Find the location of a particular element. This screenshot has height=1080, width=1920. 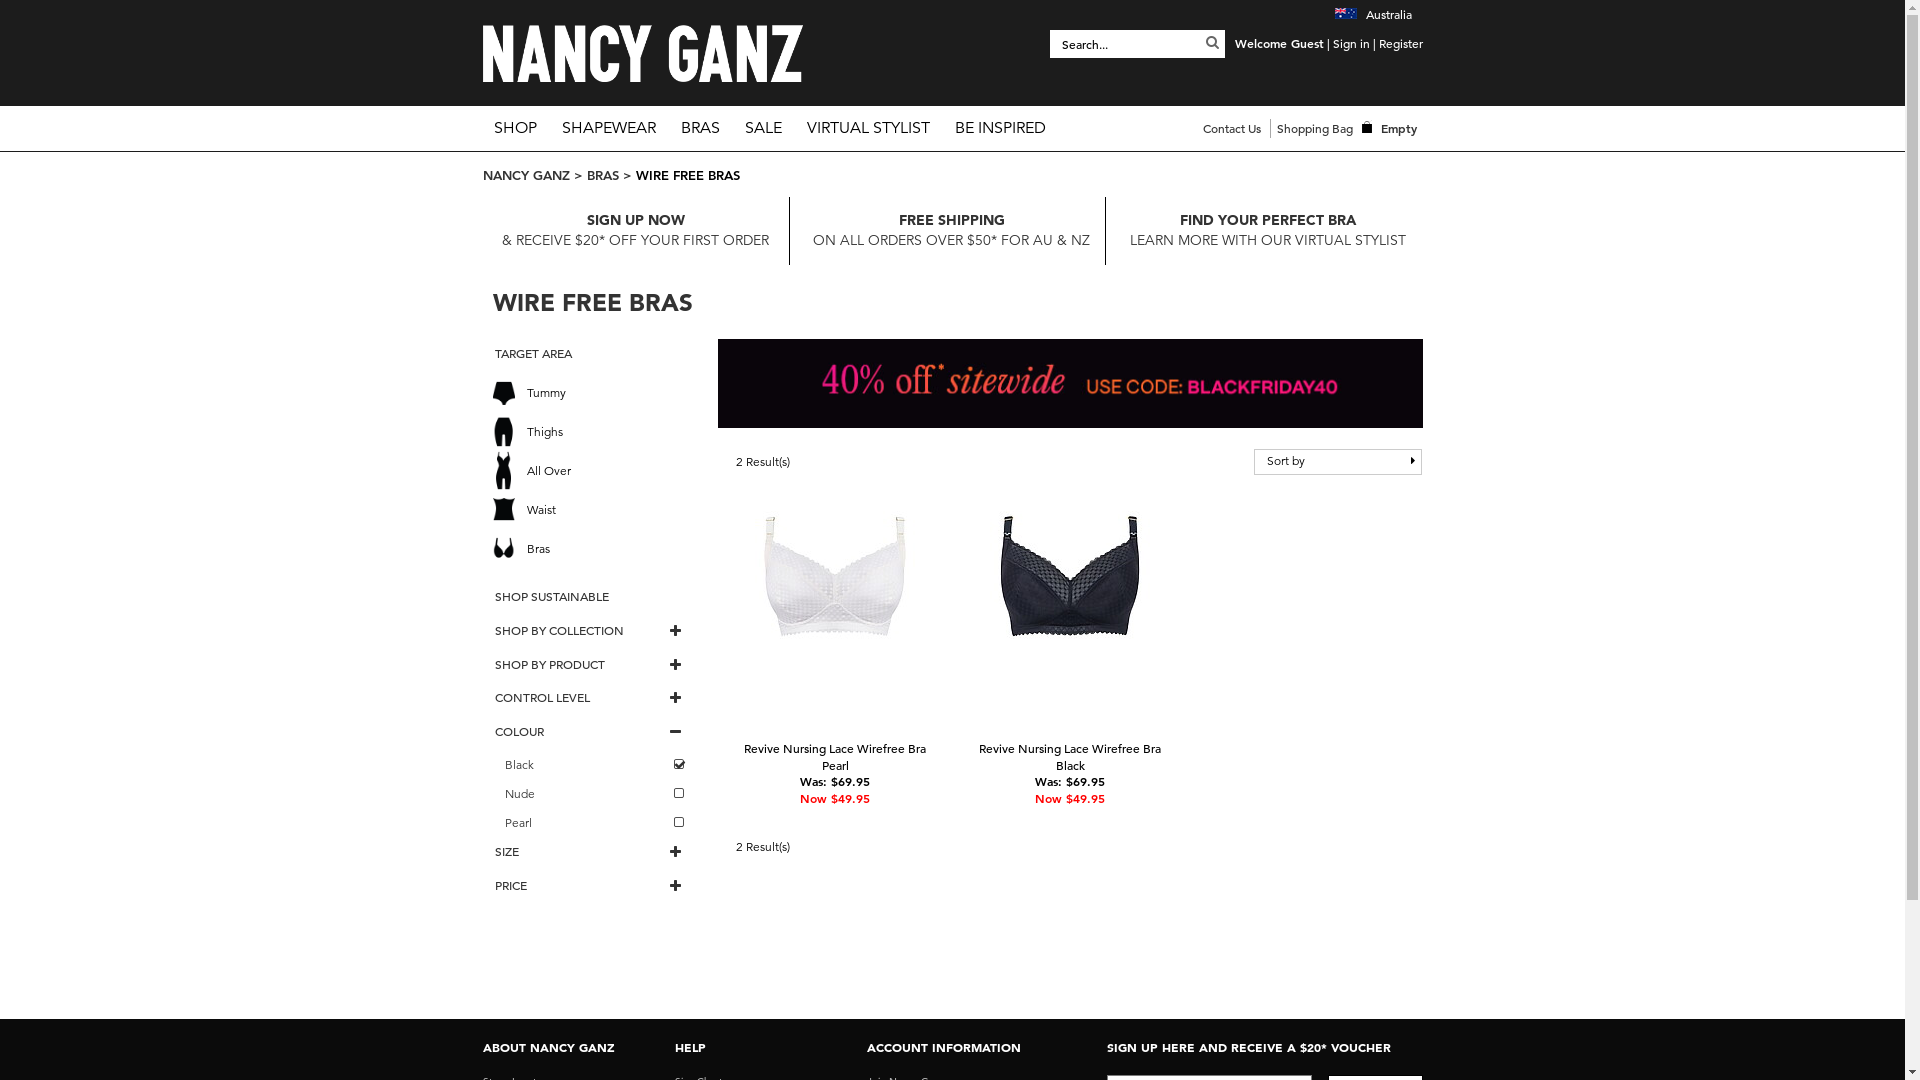

'Thighs' is located at coordinates (593, 430).